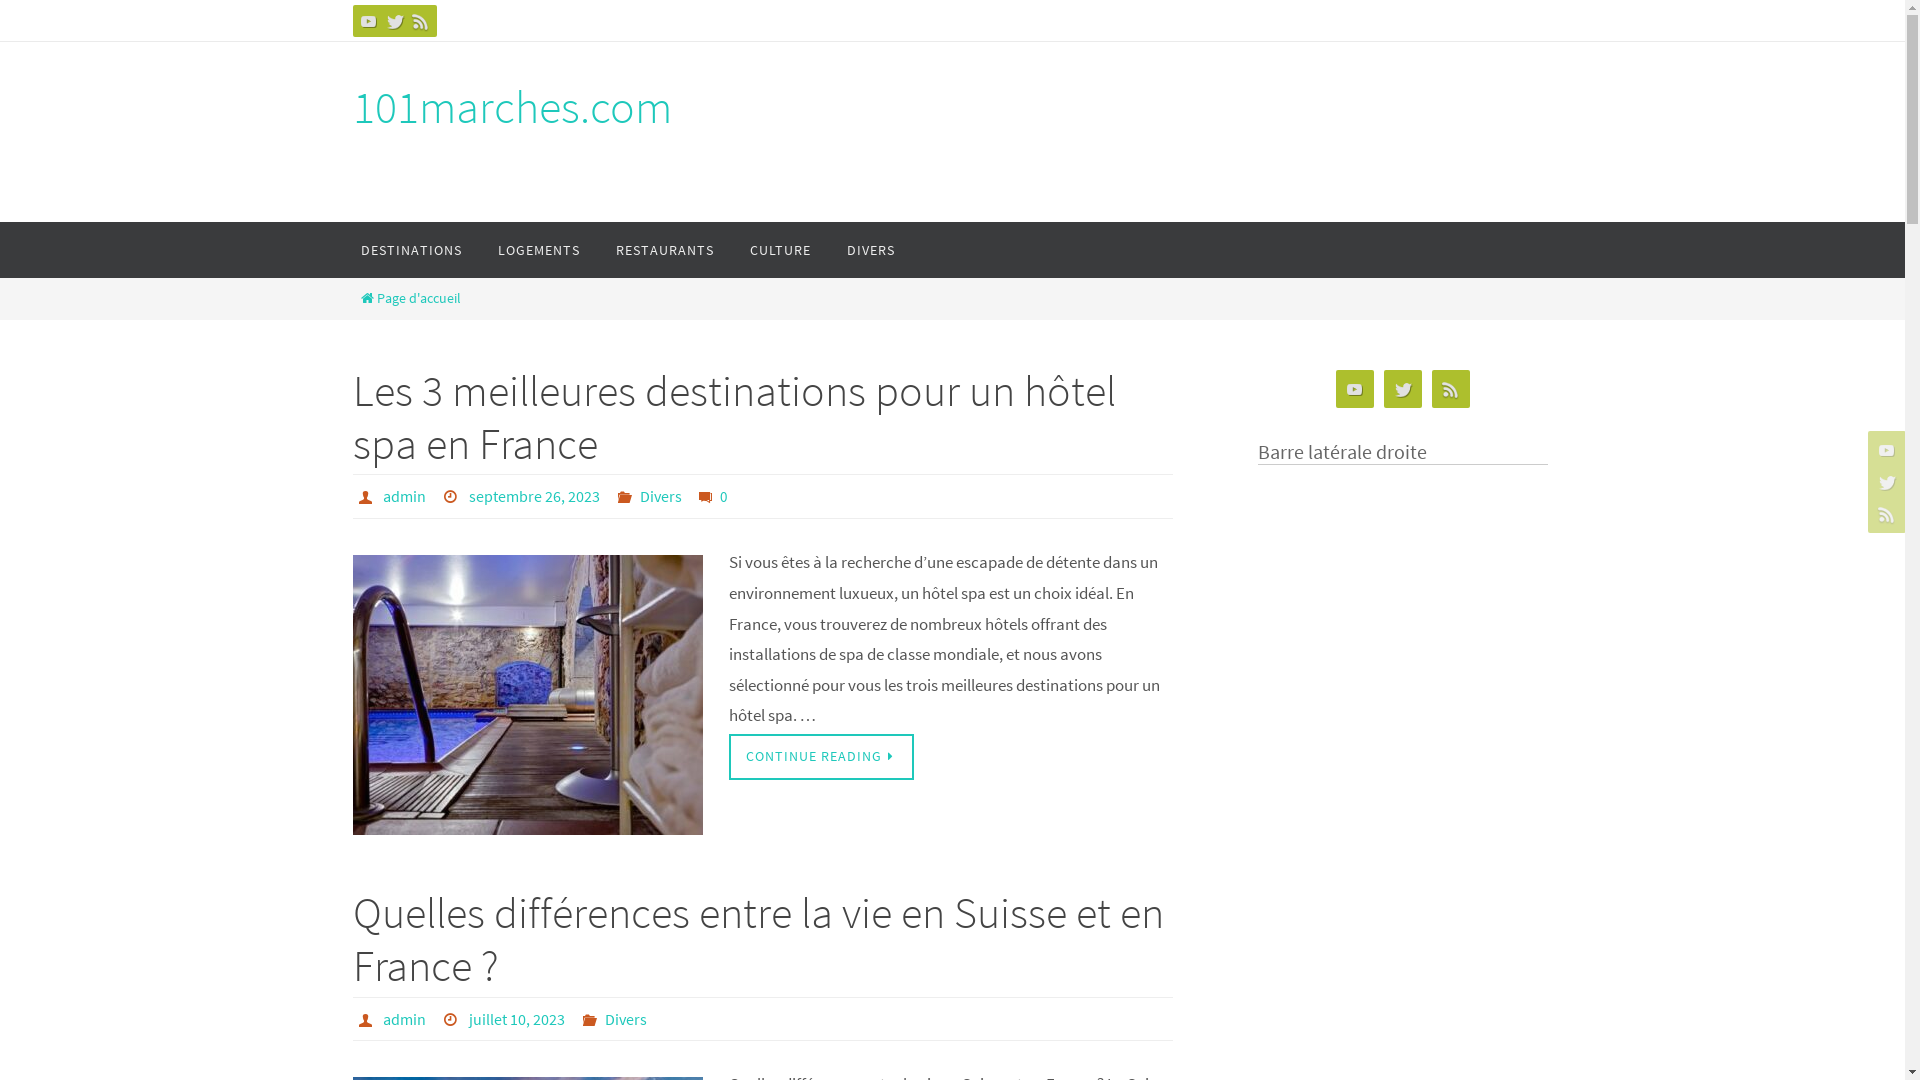  Describe the element at coordinates (1882, 512) in the screenshot. I see `'RSS'` at that location.